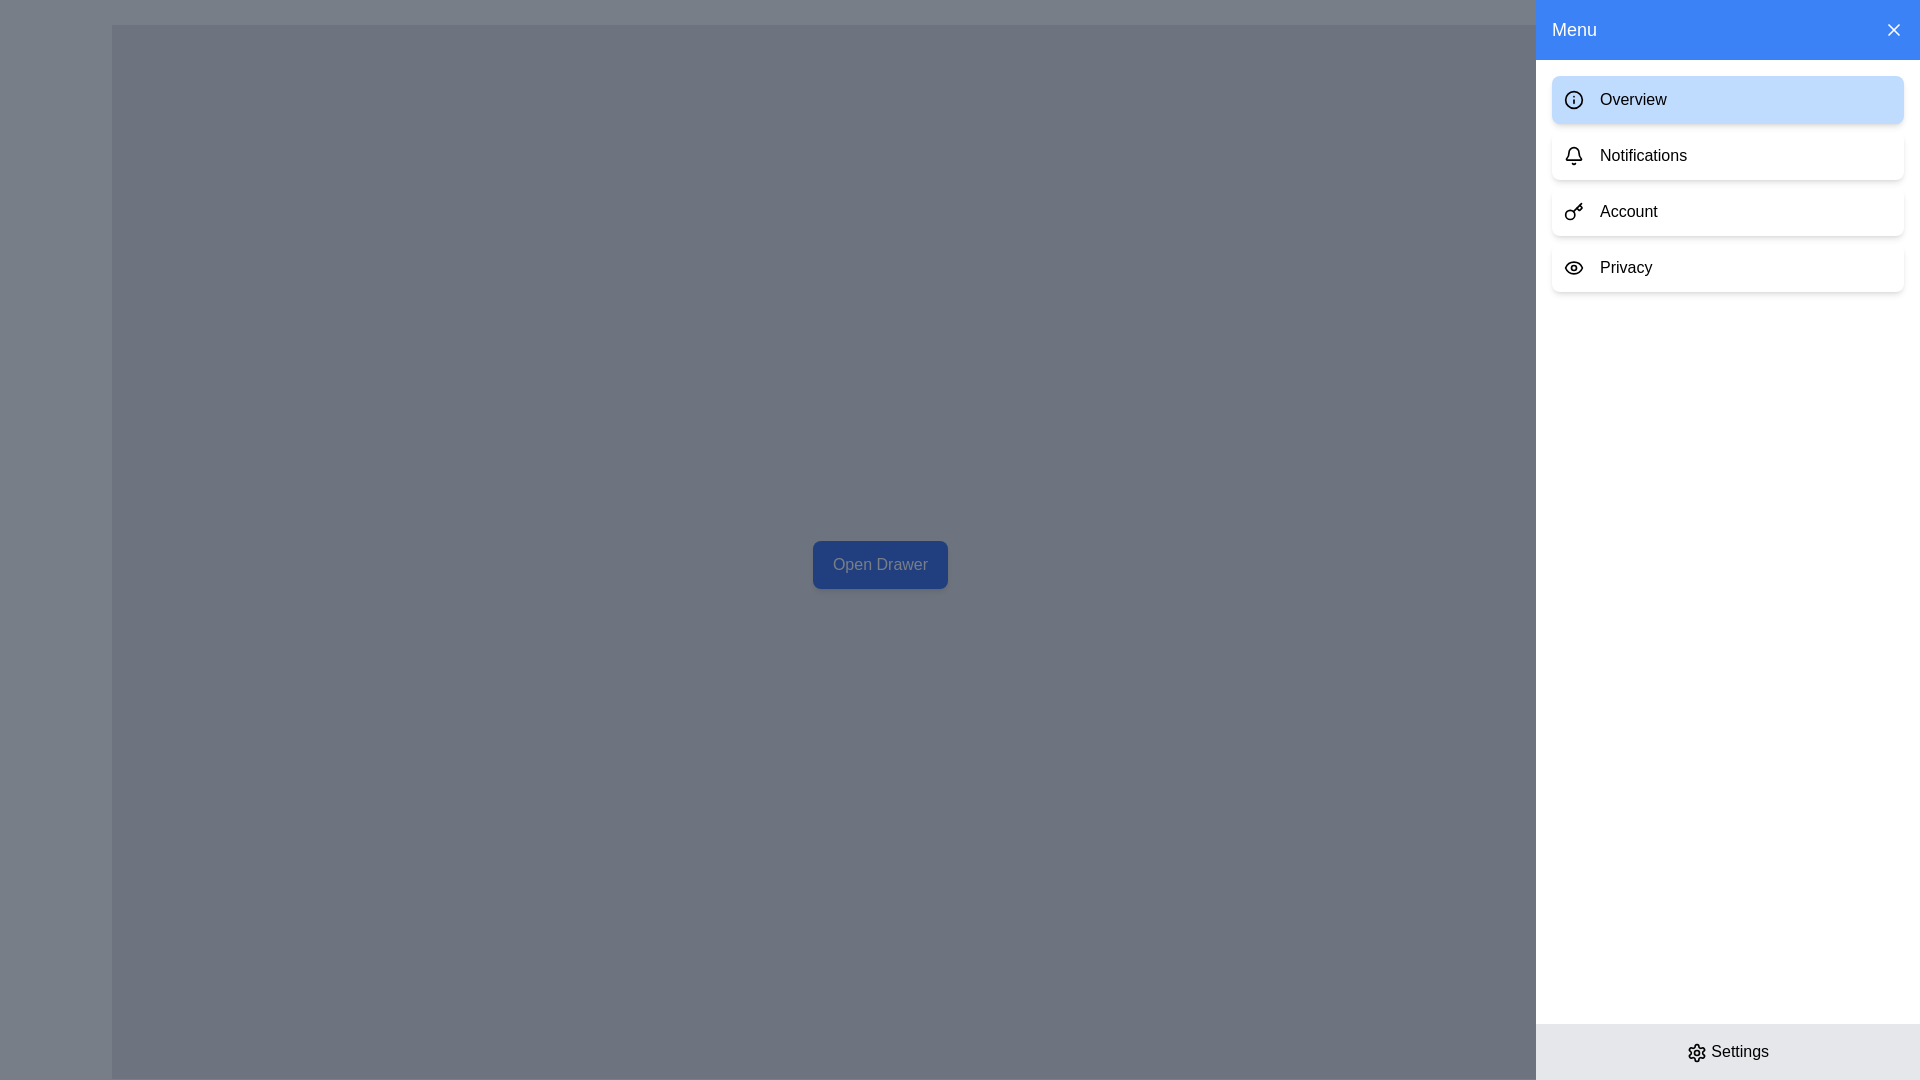 The width and height of the screenshot is (1920, 1080). What do you see at coordinates (1727, 100) in the screenshot?
I see `the navigational button located under the 'Menu' section` at bounding box center [1727, 100].